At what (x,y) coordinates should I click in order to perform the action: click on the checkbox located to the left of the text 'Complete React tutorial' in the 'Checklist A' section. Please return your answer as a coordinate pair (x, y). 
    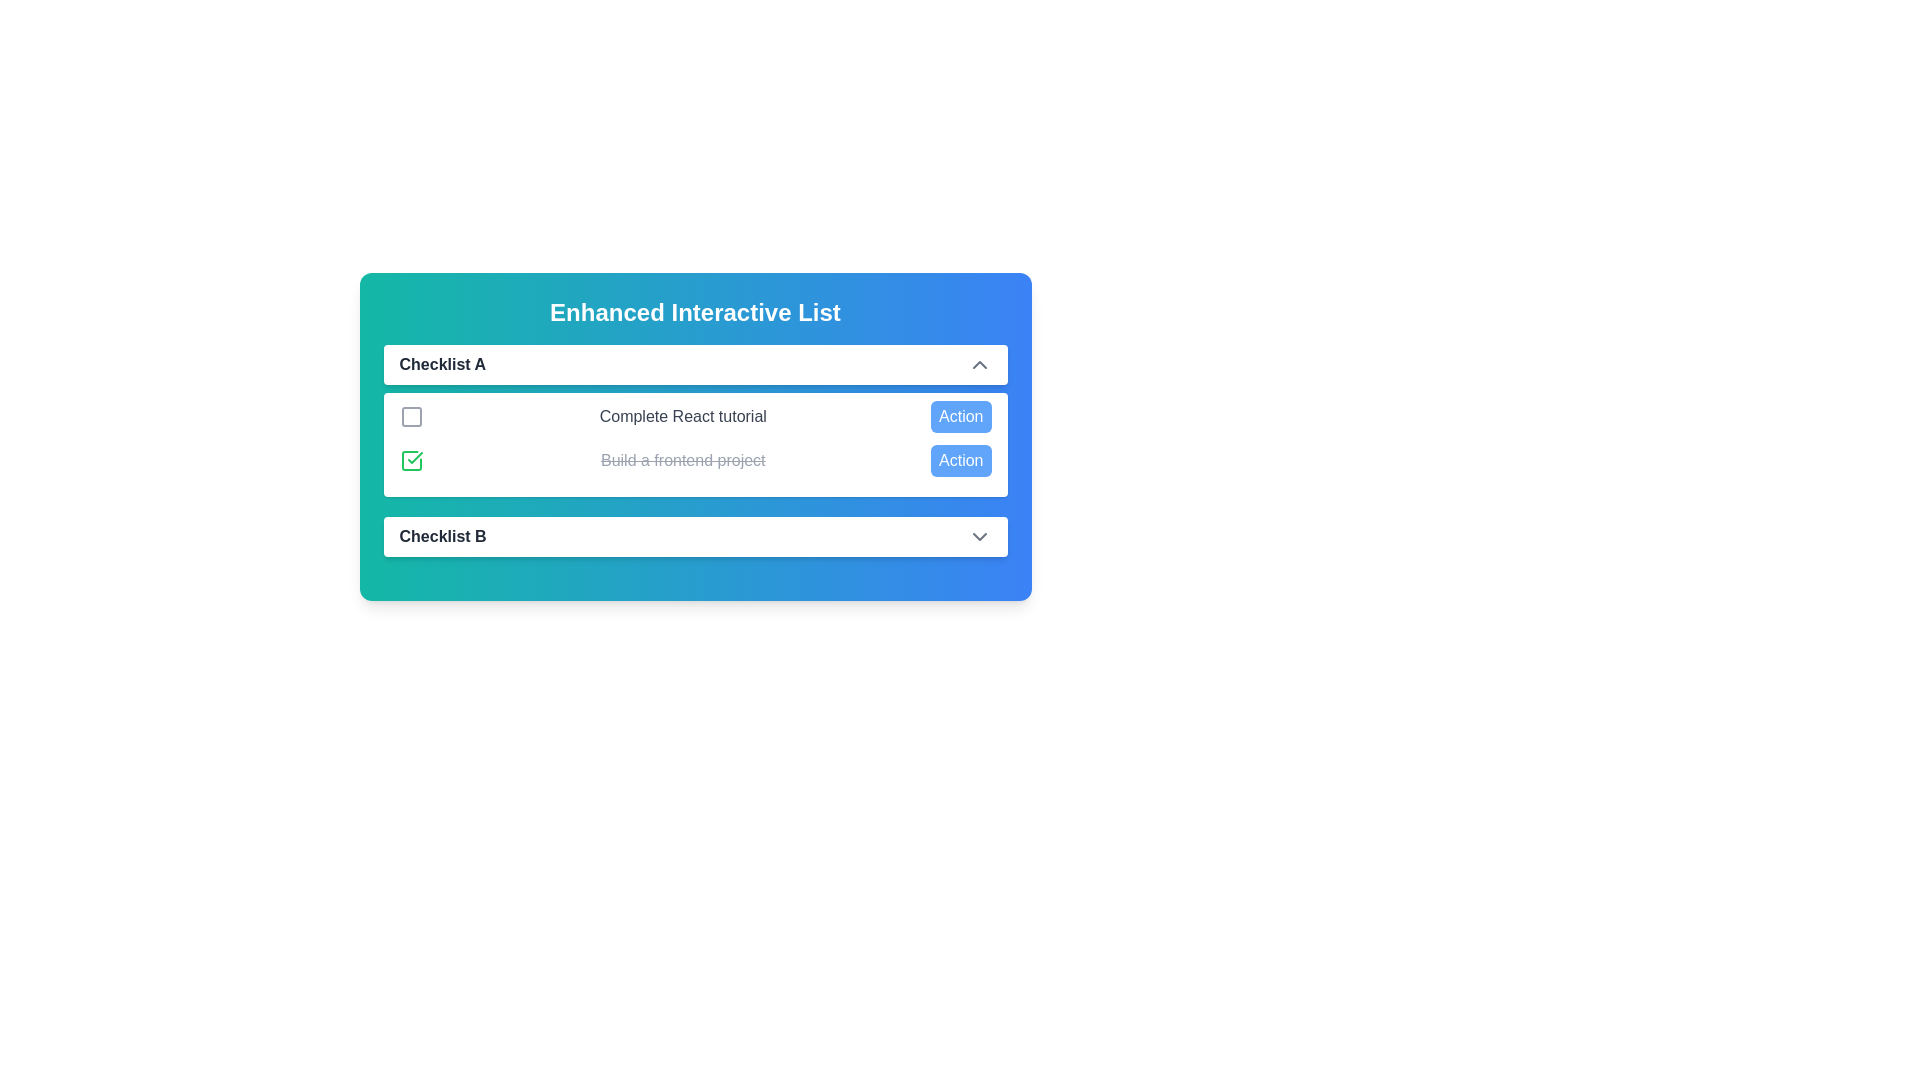
    Looking at the image, I should click on (410, 415).